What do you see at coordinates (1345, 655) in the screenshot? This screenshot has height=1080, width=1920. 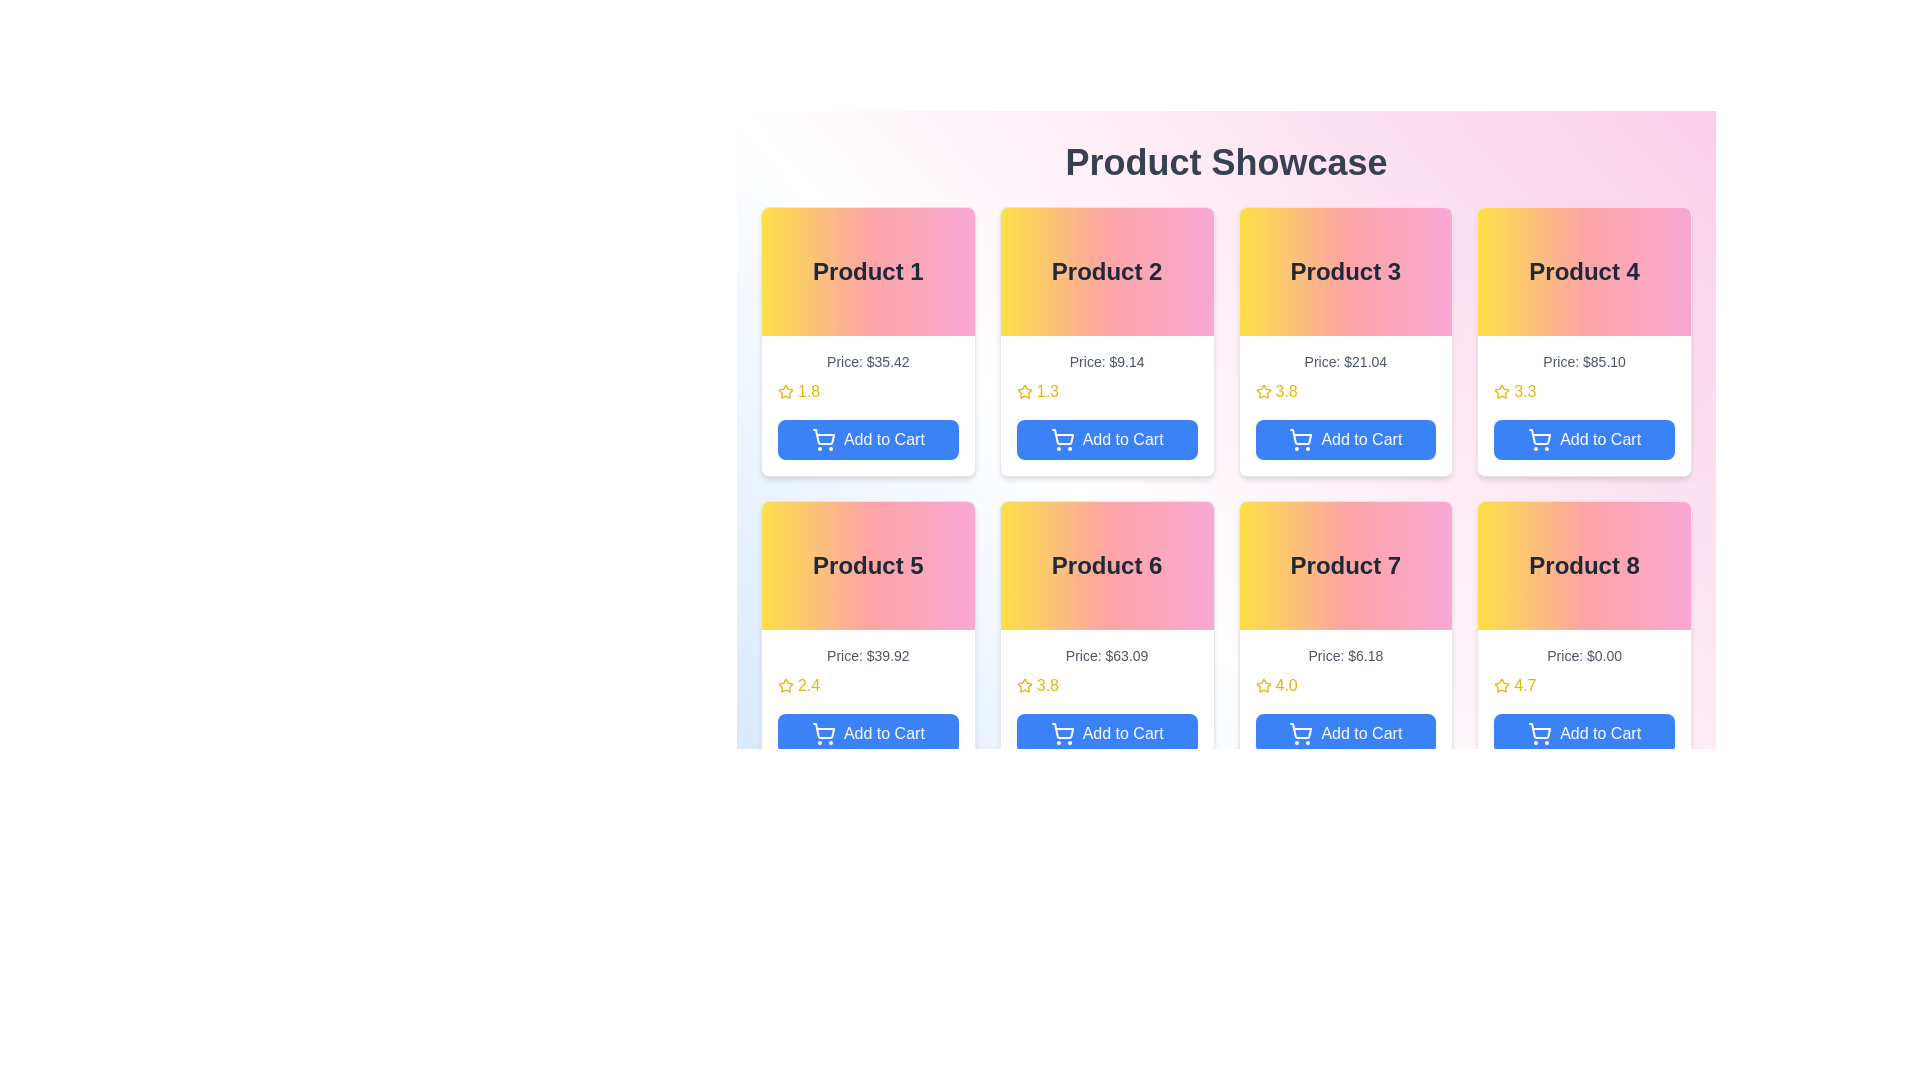 I see `displayed text from the 'Price: $6.18' label located under the 'Product 7' card, which is styled in small gray font` at bounding box center [1345, 655].